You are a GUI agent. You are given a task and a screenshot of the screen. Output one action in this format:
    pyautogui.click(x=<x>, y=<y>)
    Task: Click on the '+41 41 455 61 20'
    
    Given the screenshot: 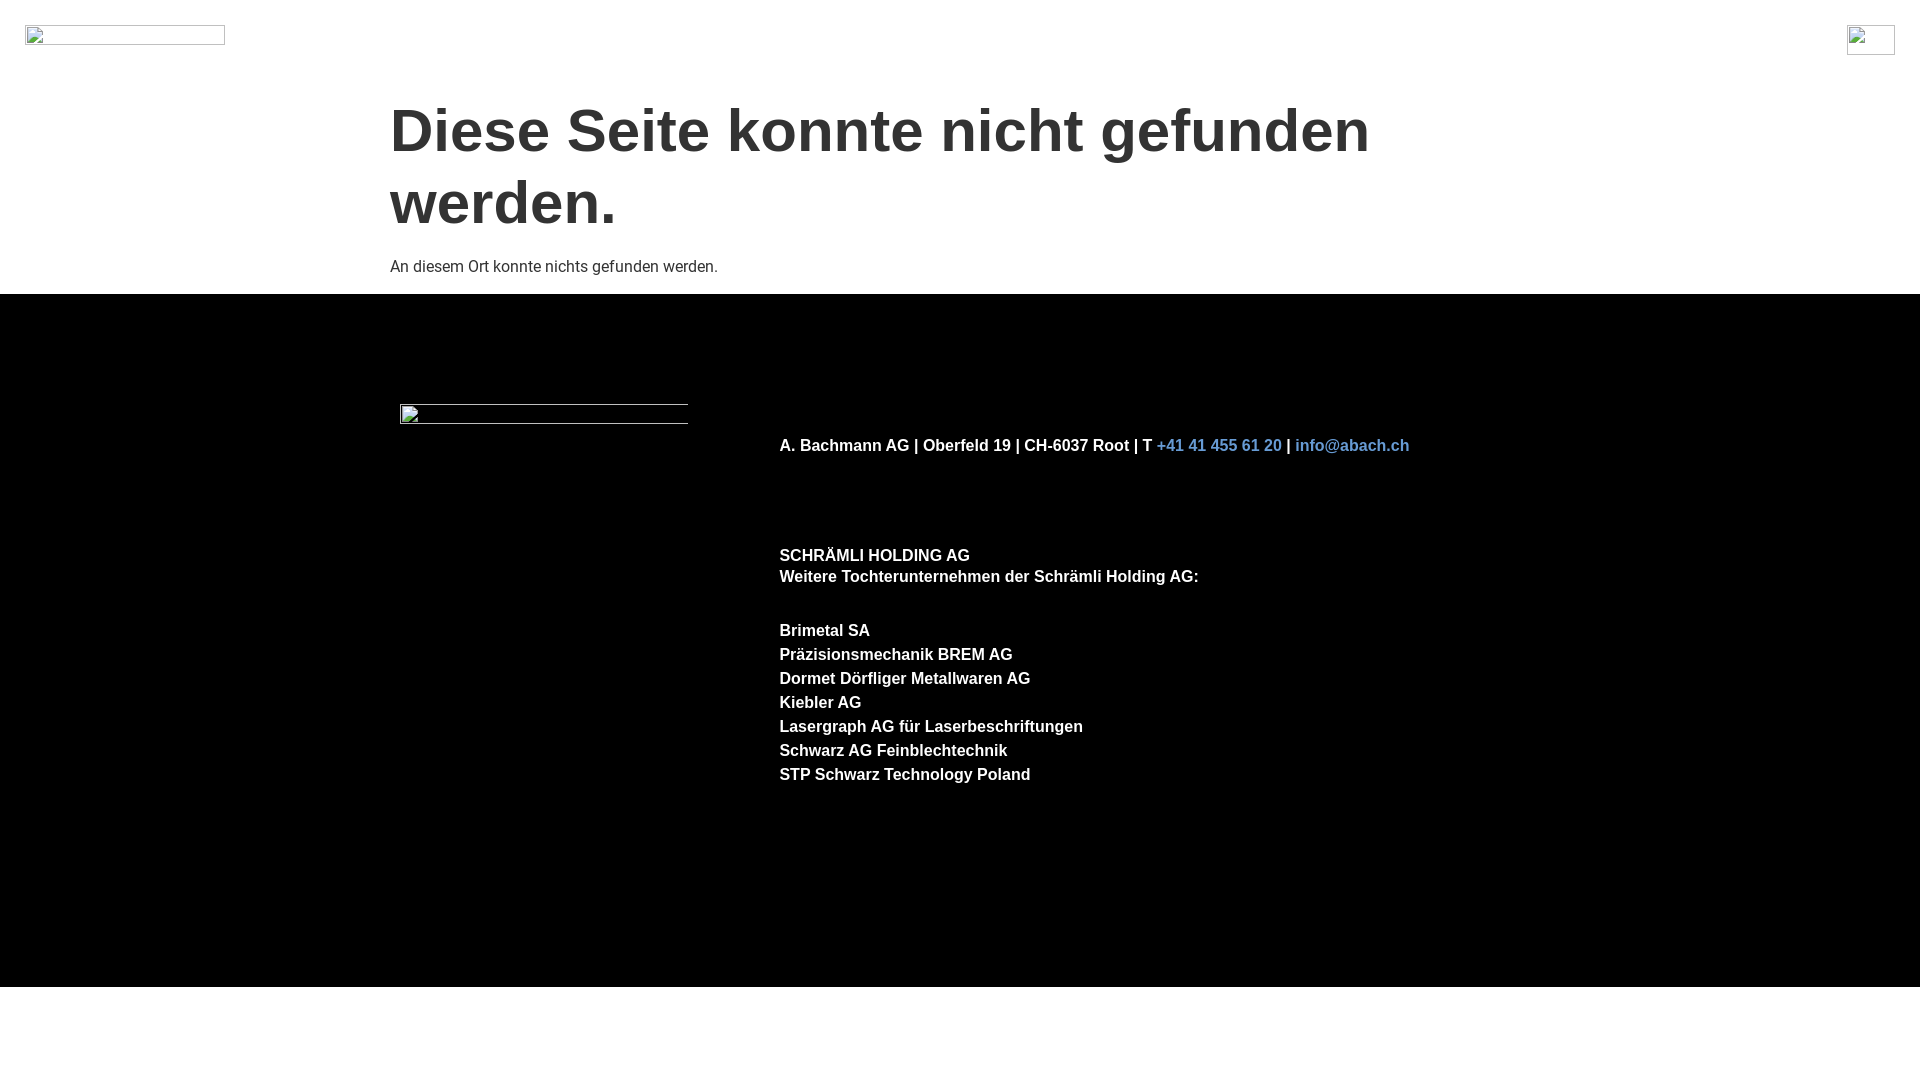 What is the action you would take?
    pyautogui.click(x=1218, y=444)
    